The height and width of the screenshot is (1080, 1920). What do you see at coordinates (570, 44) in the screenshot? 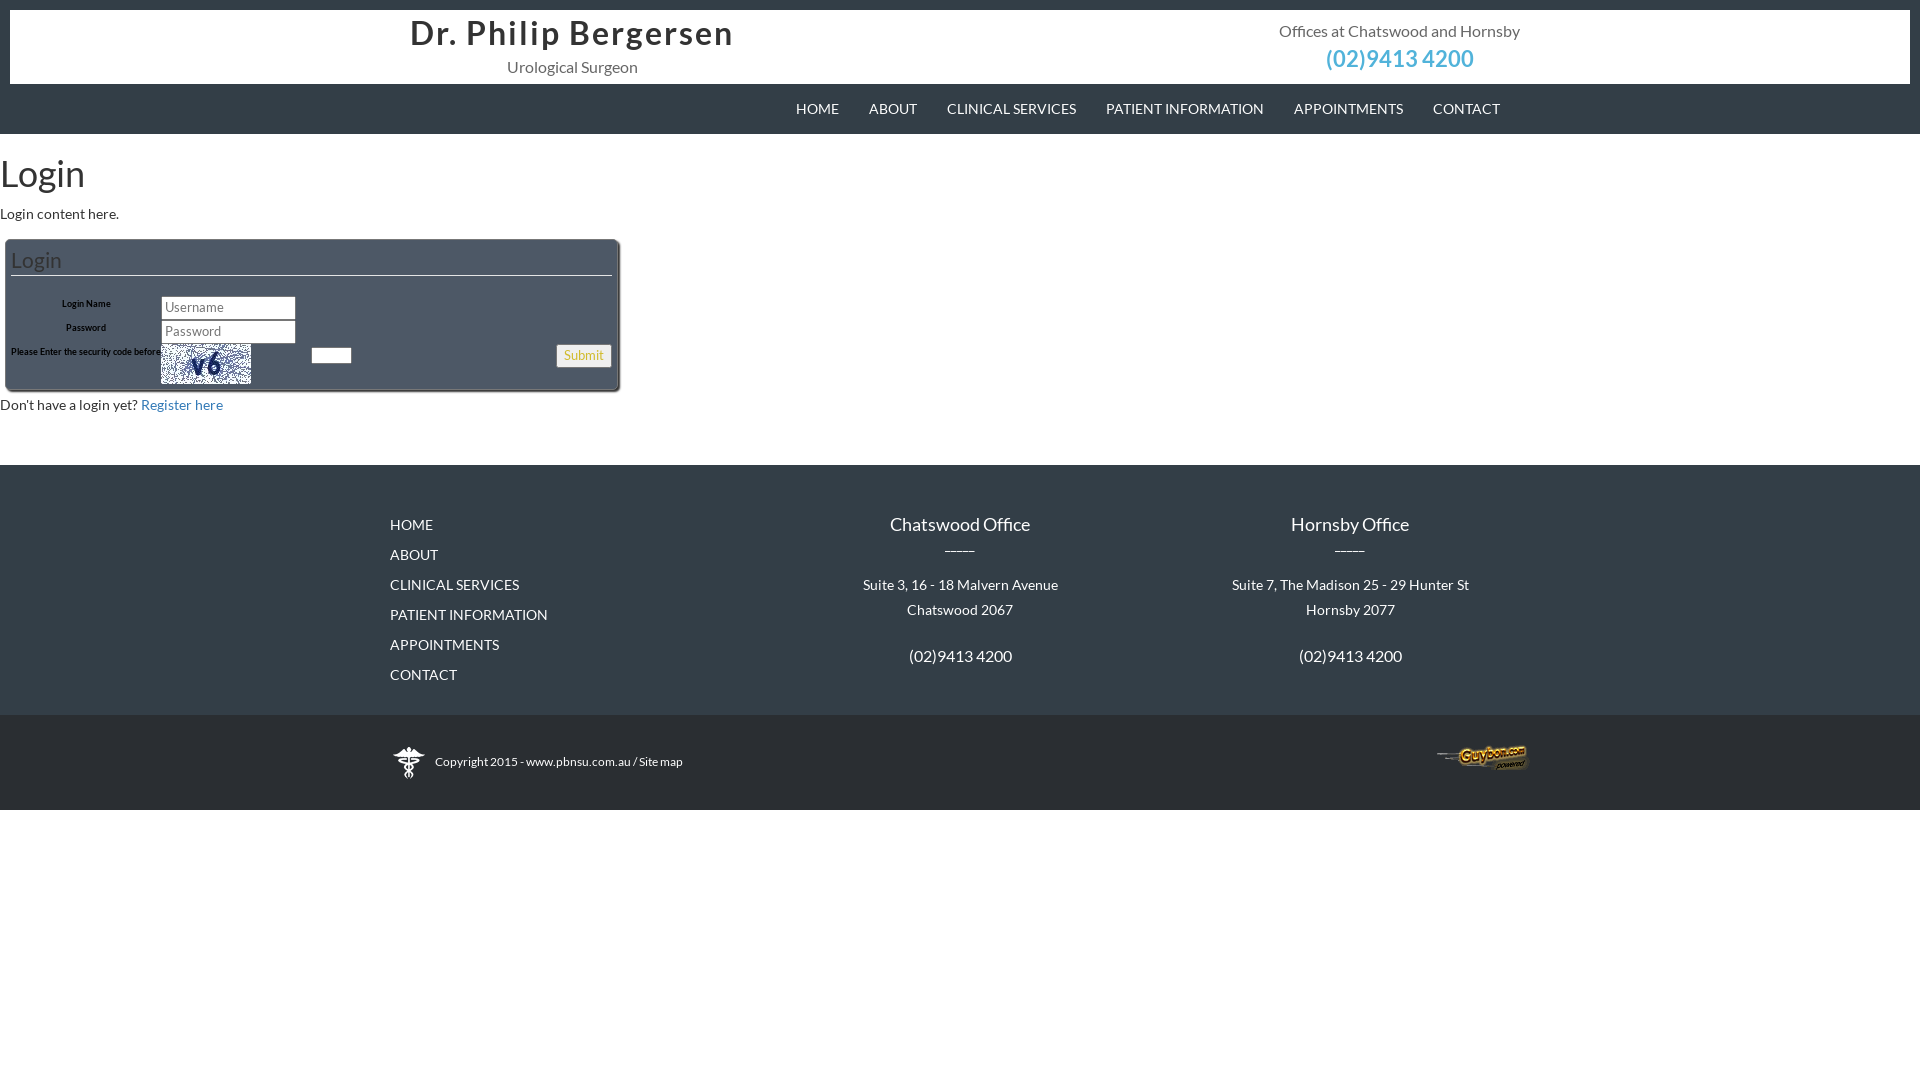
I see `'Dr. Philip Bergersen` at bounding box center [570, 44].